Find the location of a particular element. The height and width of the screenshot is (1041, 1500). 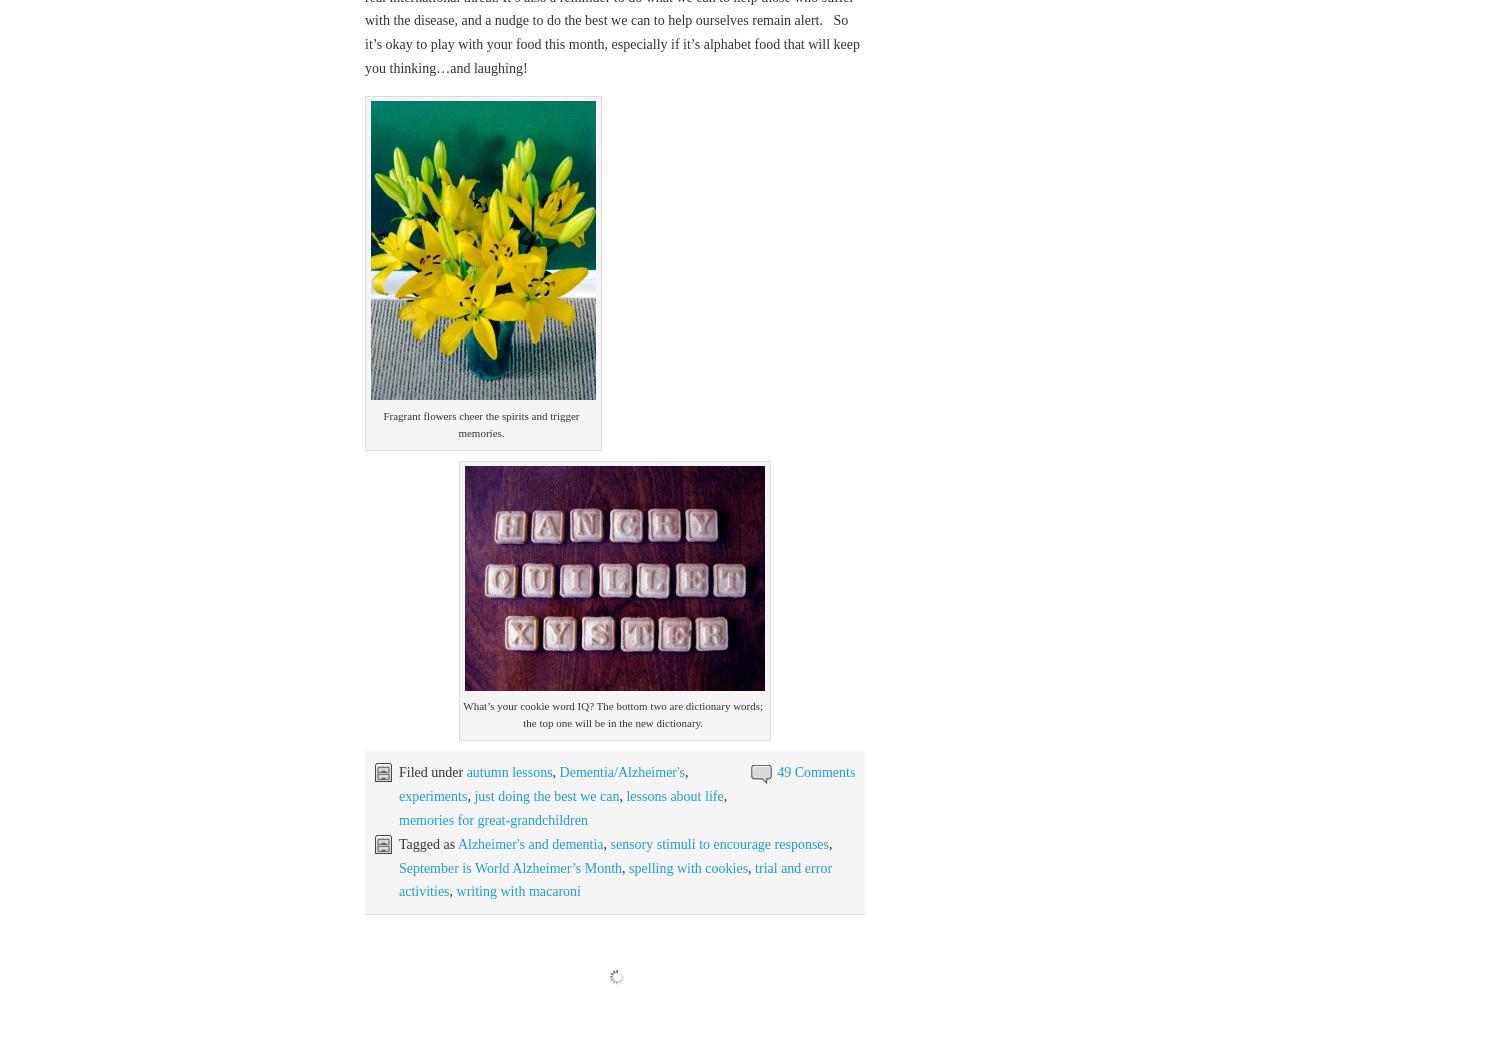

'What’s your cookie word IQ? The bottom two are dictionary words; the top one will be in the new dictionary.' is located at coordinates (612, 713).